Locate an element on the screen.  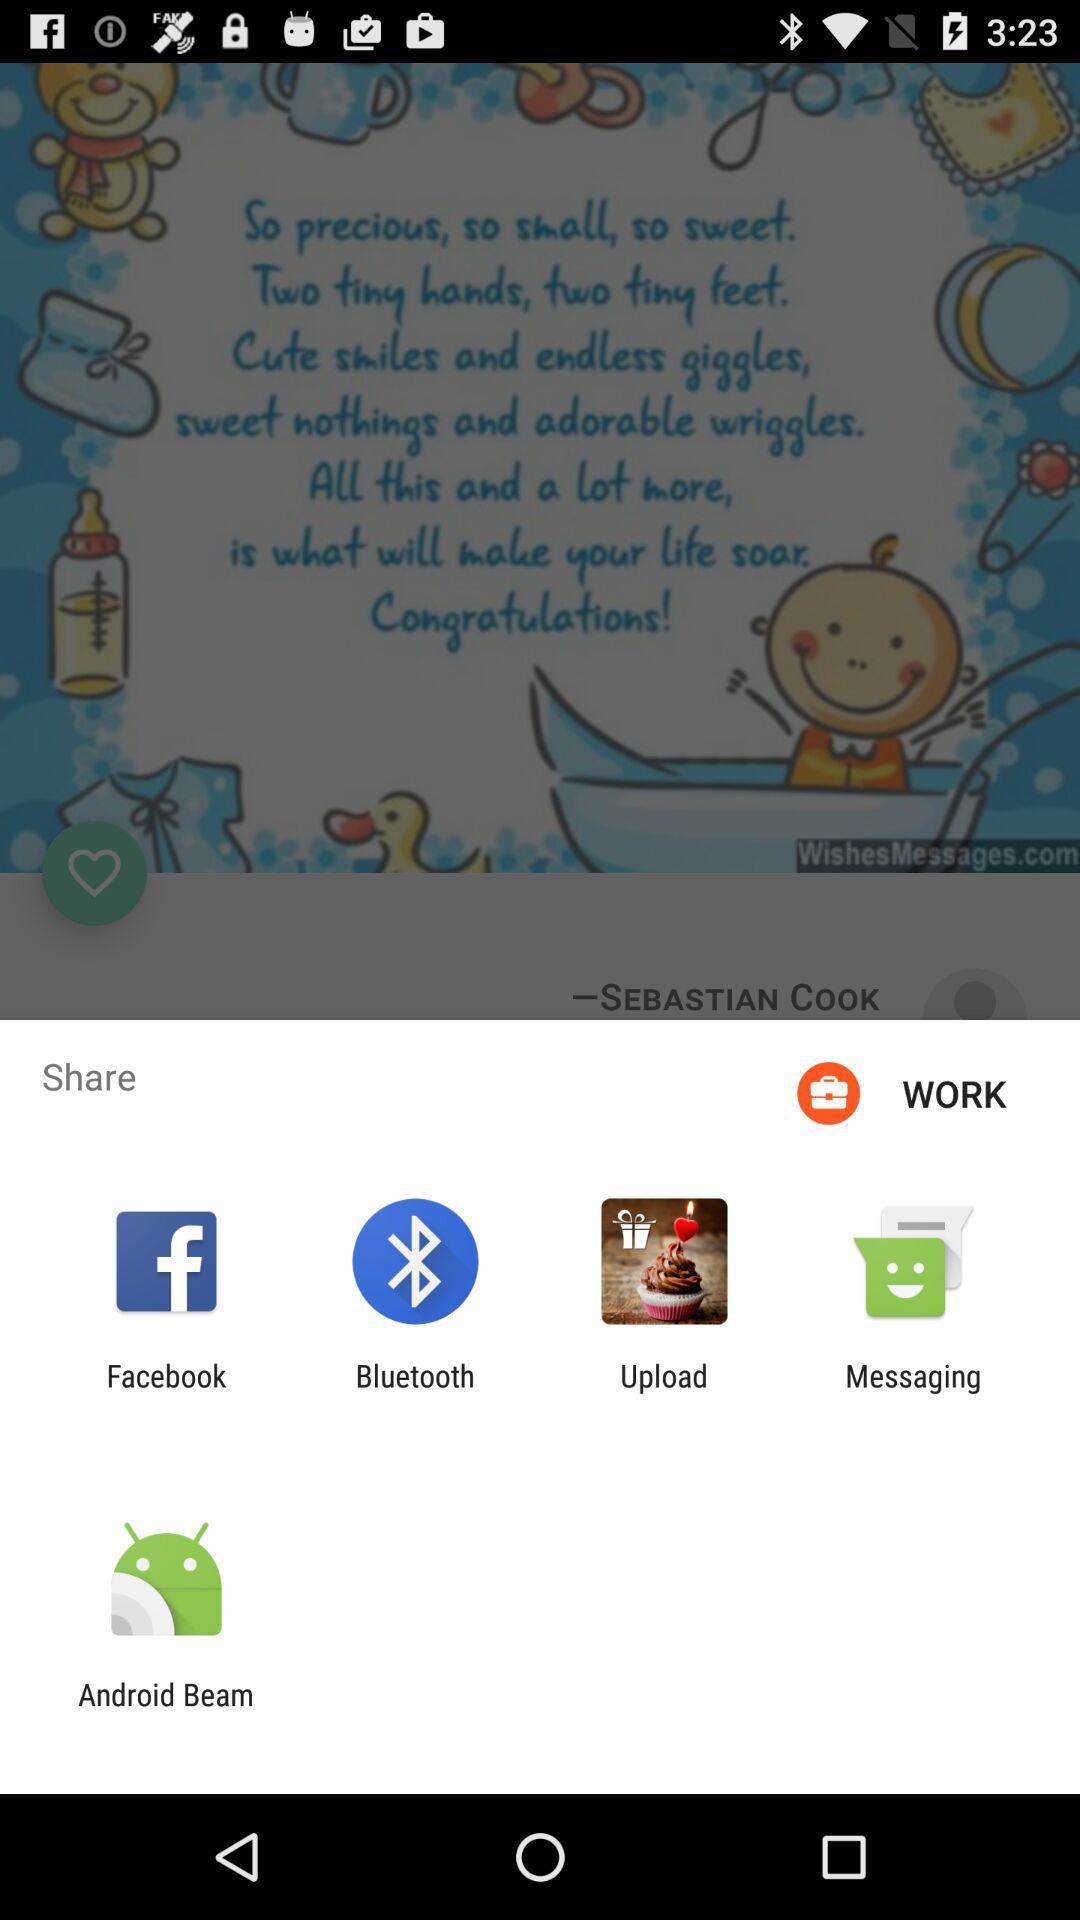
the icon next to bluetooth item is located at coordinates (165, 1392).